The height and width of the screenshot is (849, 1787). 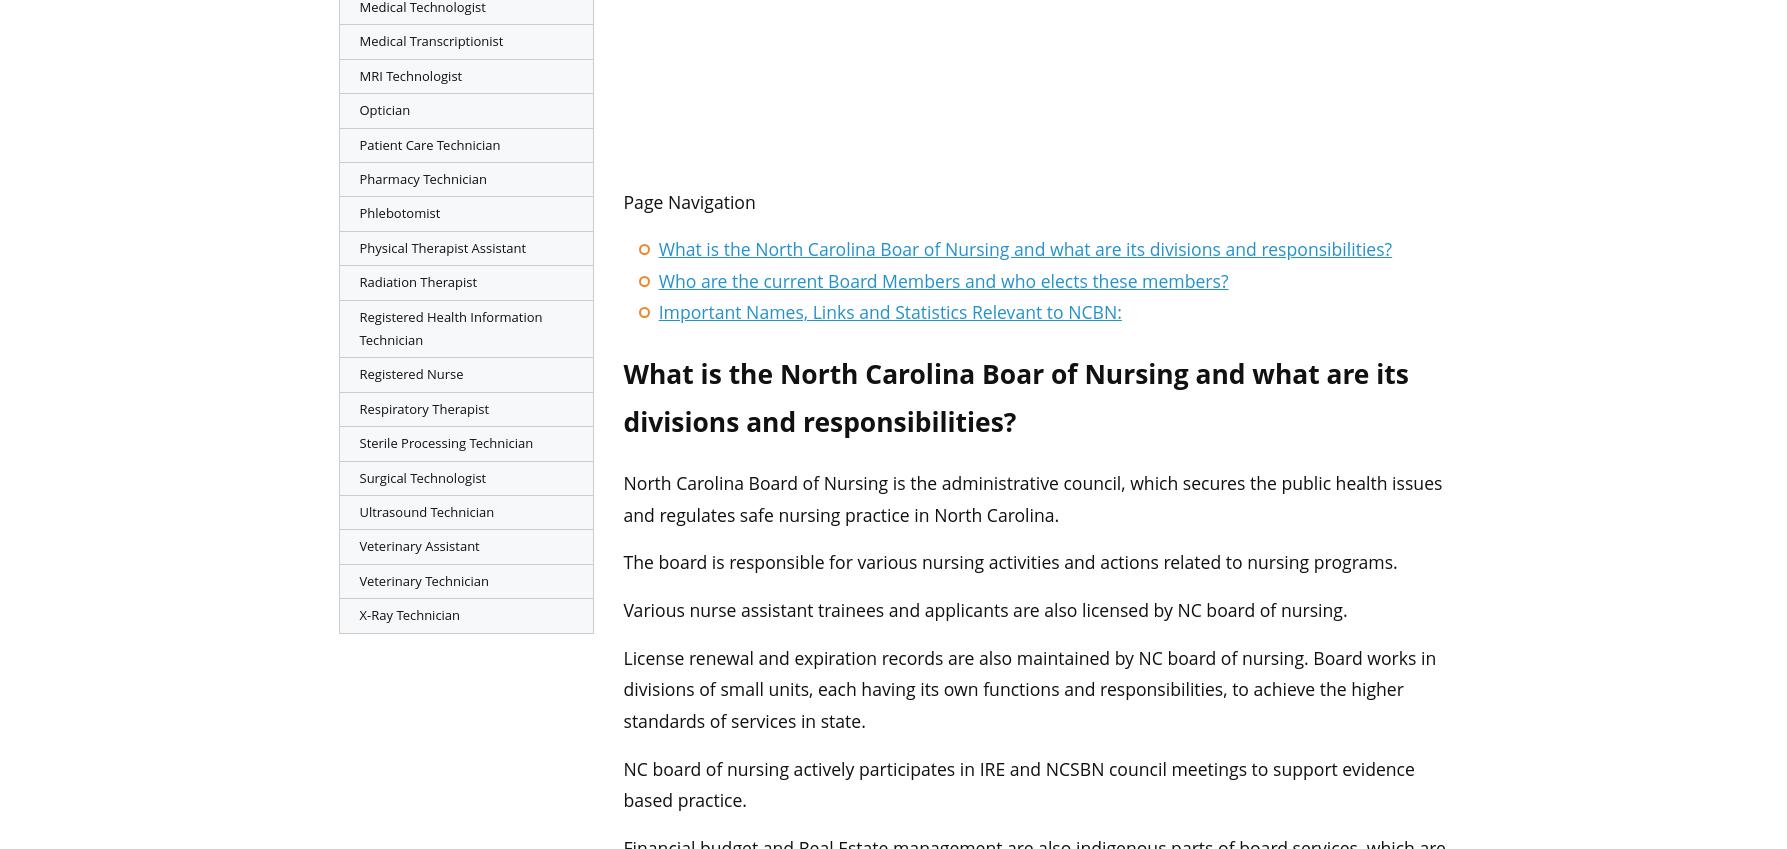 I want to click on 'Radiation Therapist', so click(x=417, y=282).